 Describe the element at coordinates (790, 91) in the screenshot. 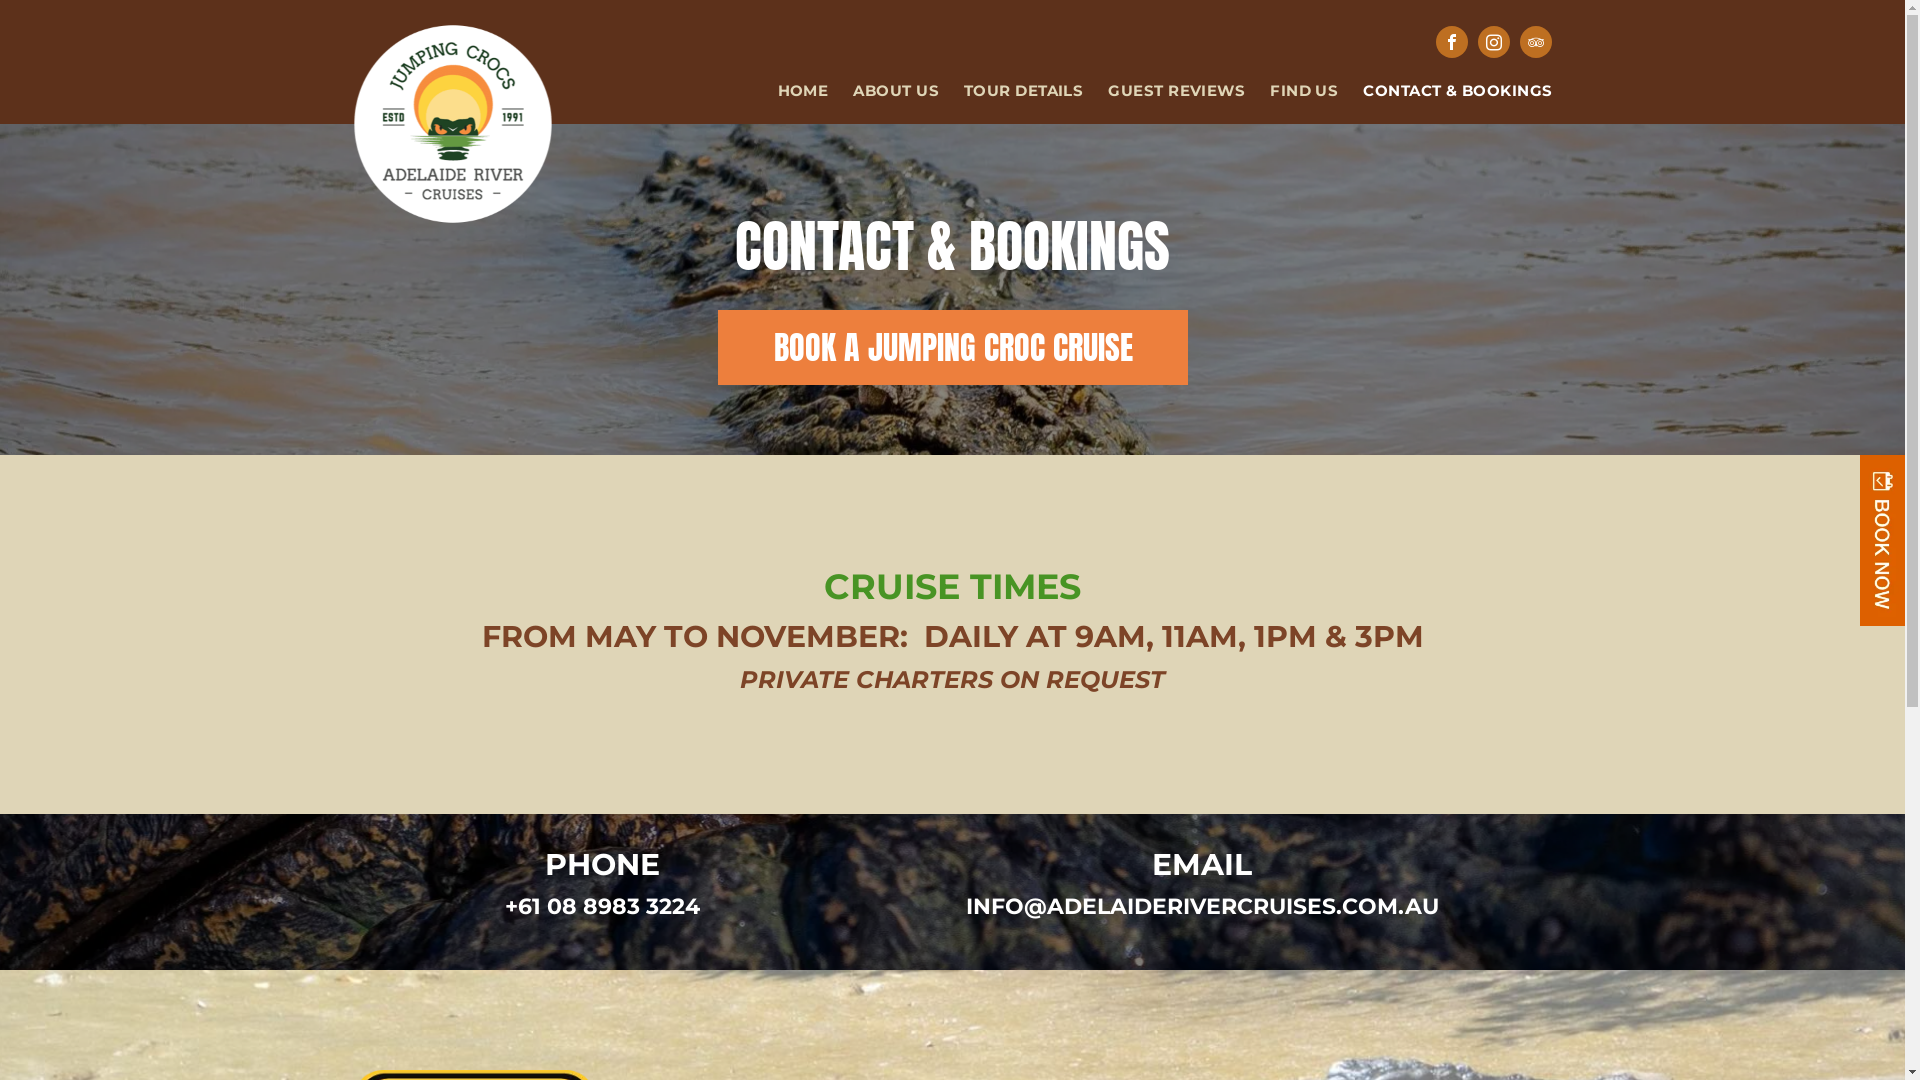

I see `'HOME'` at that location.